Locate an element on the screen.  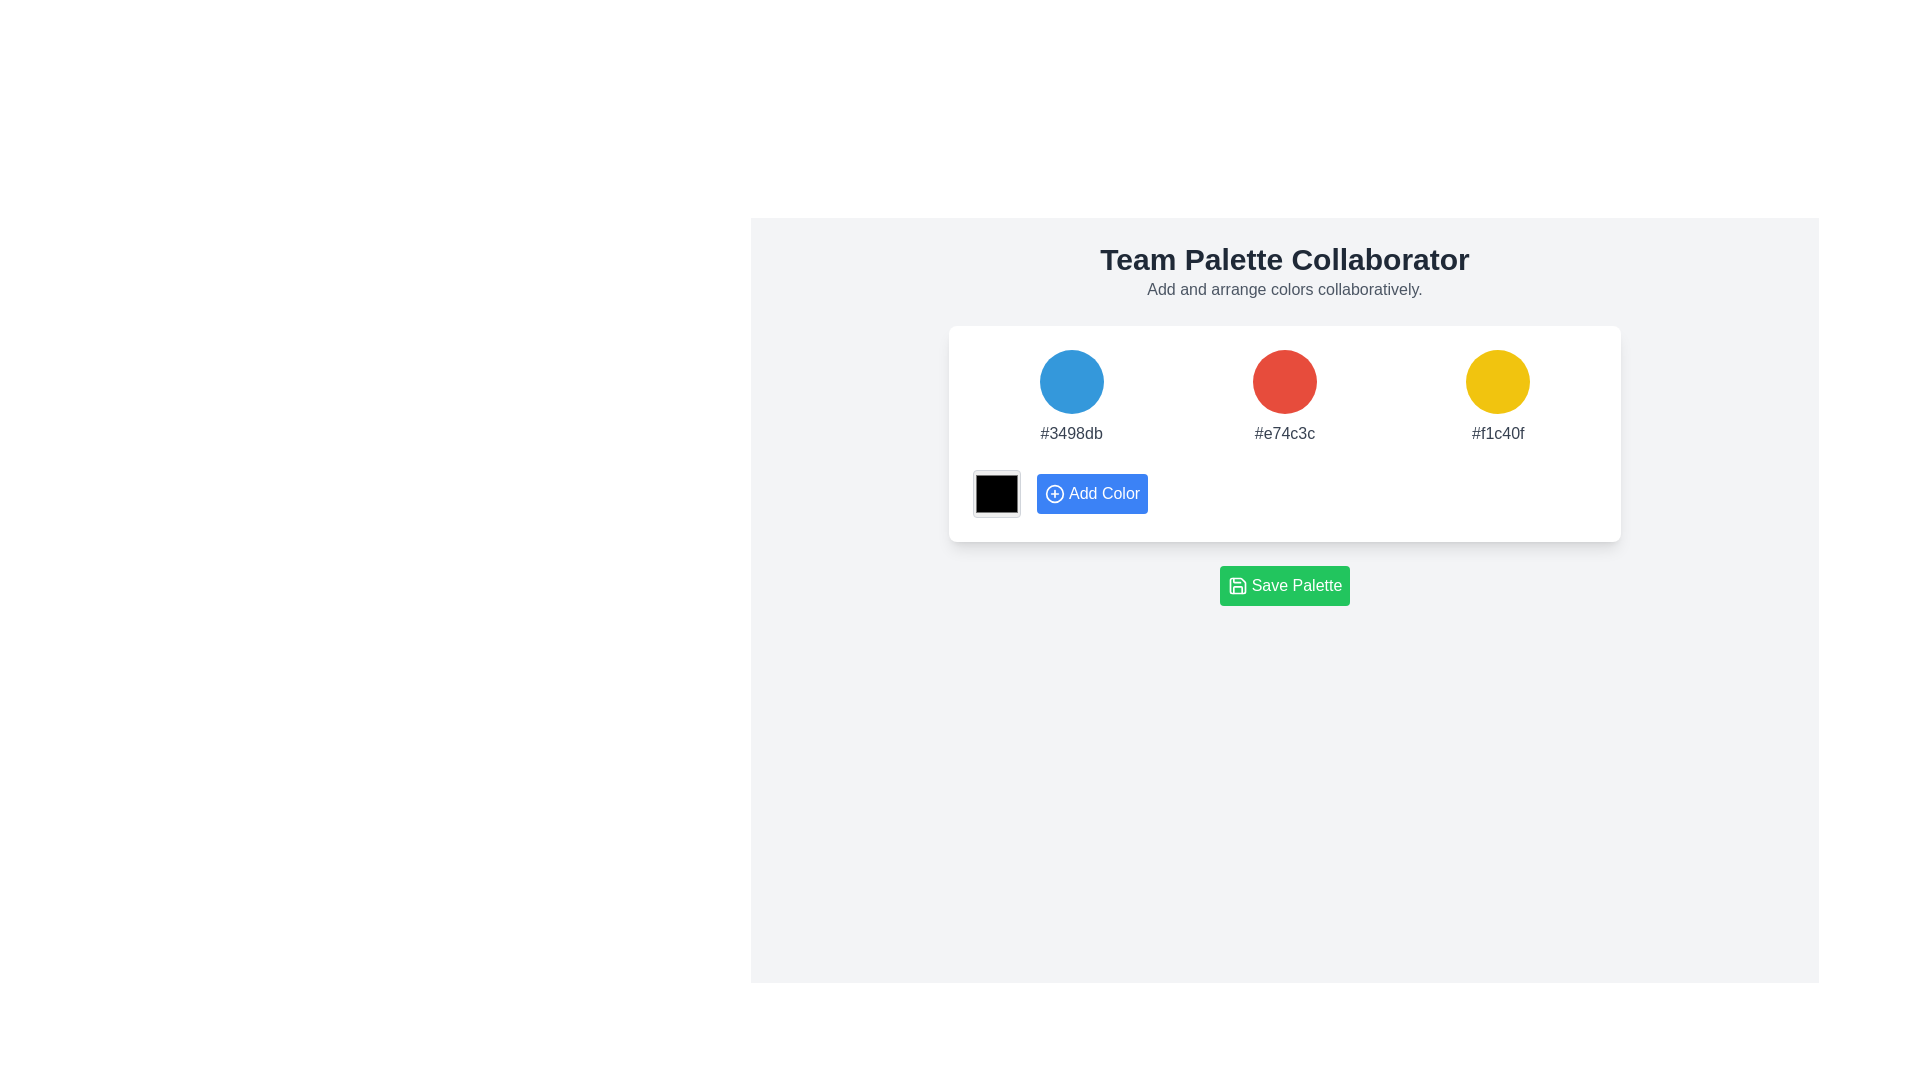
the green button with a white save icon labeled 'Save Palette' located at the bottom center of the card layout is located at coordinates (1236, 585).